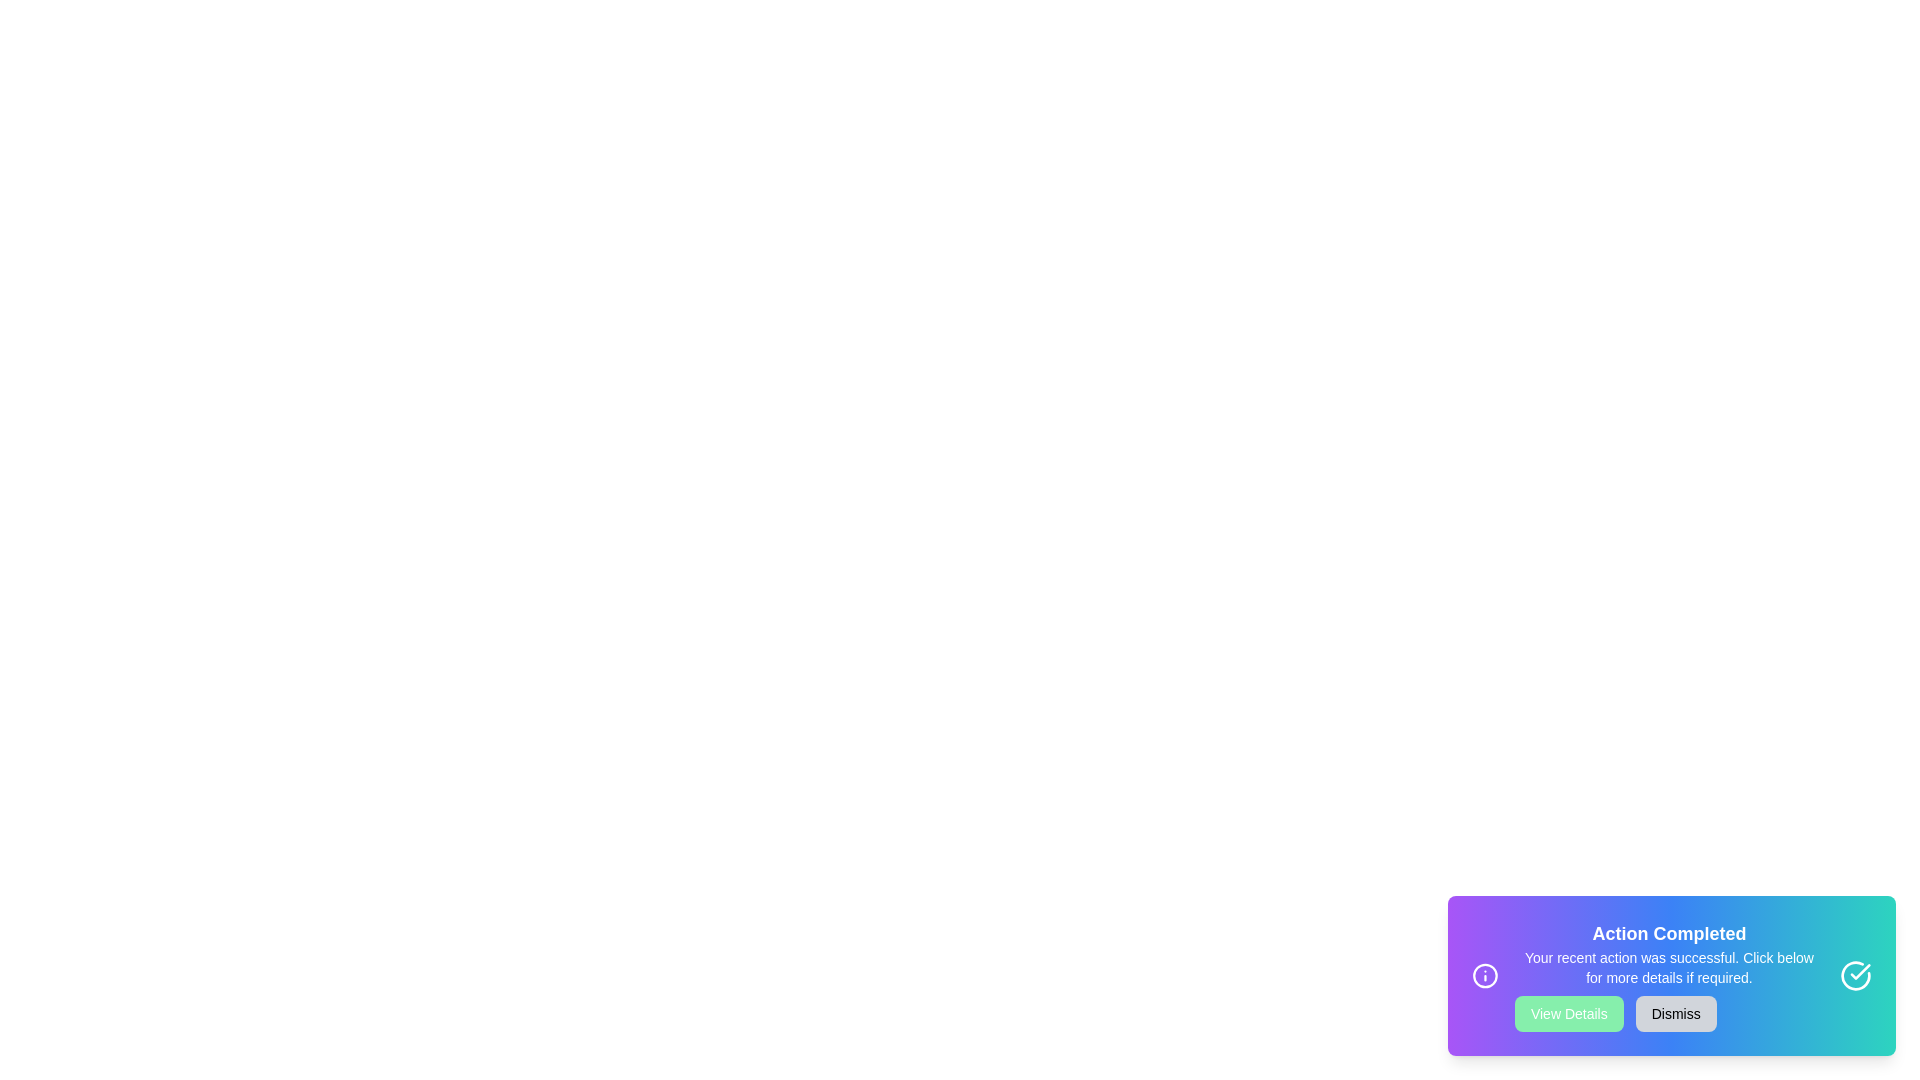  What do you see at coordinates (1675, 1014) in the screenshot?
I see `'Dismiss' button to close the snackbar` at bounding box center [1675, 1014].